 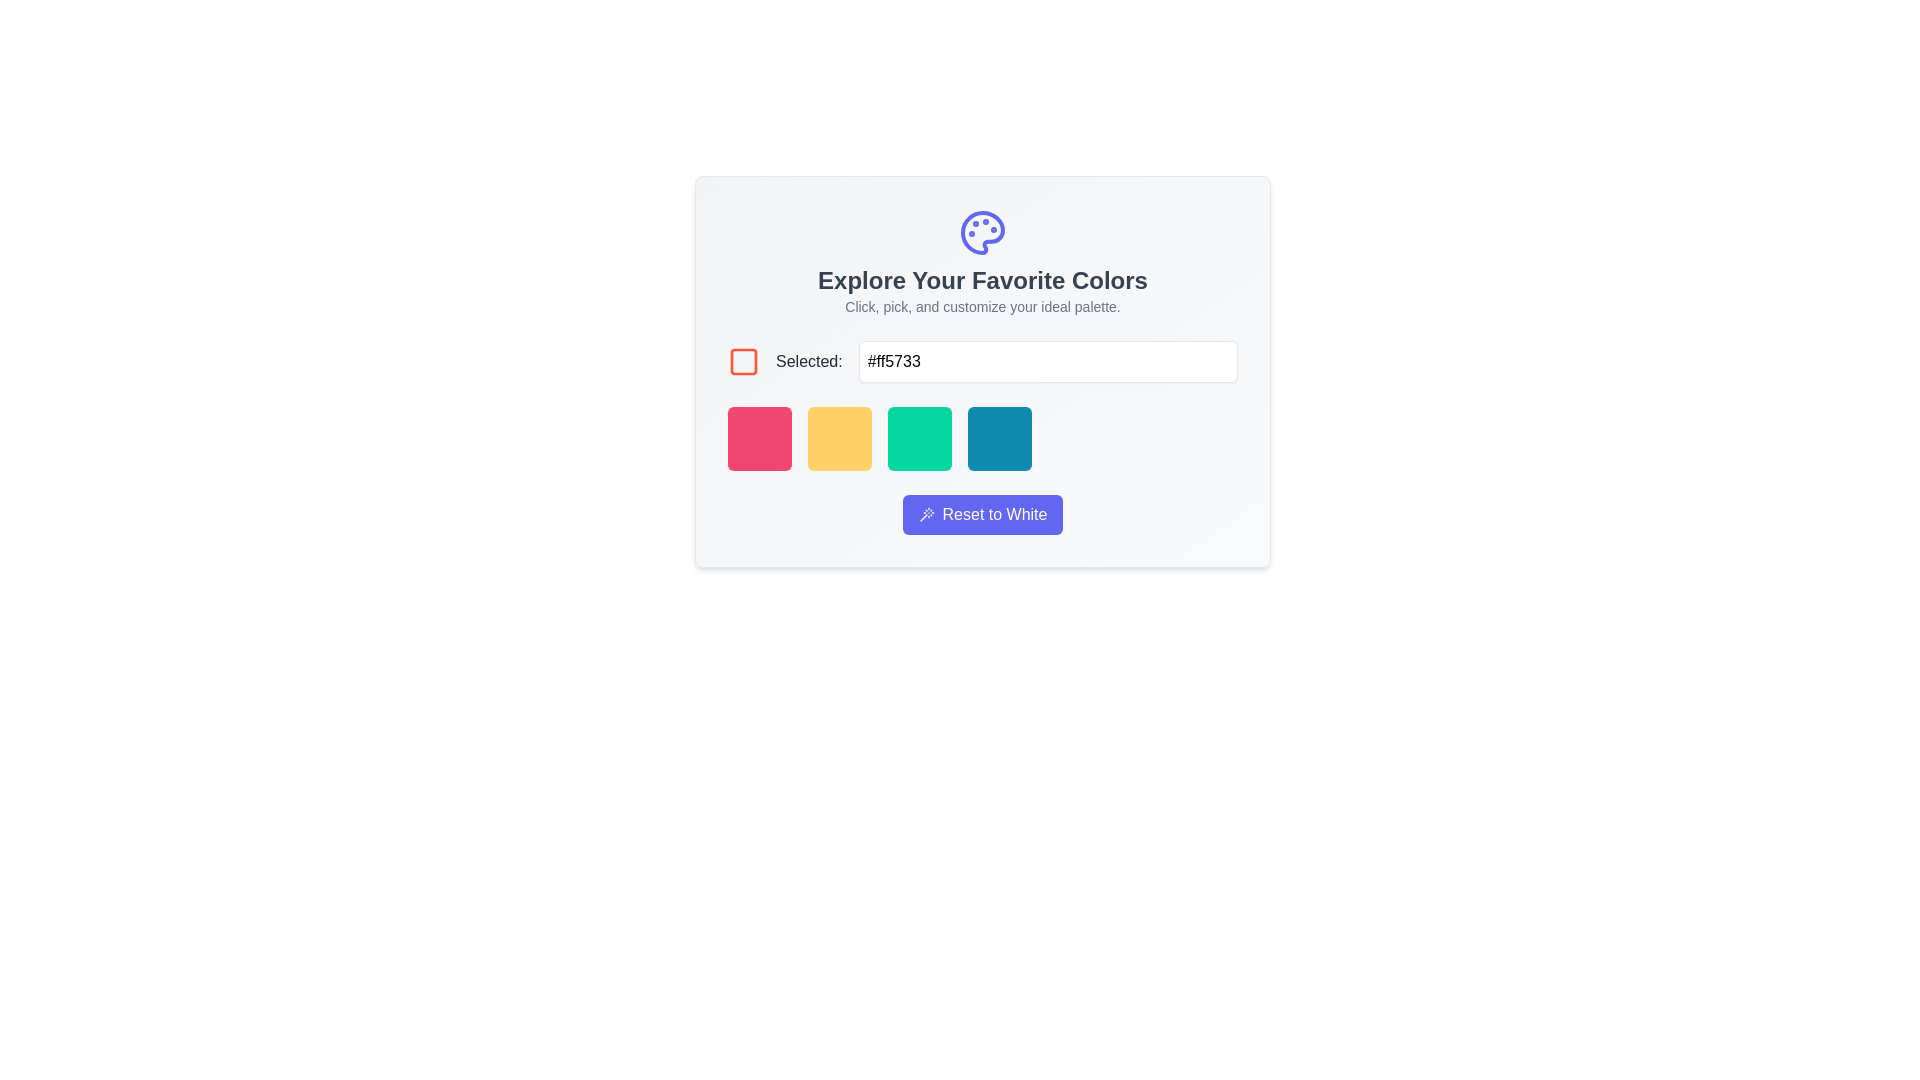 What do you see at coordinates (983, 307) in the screenshot?
I see `the text label that reads 'Click, pick, and customize your ideal palette.' which is located below the heading 'Explore Your Favorite Colors'` at bounding box center [983, 307].